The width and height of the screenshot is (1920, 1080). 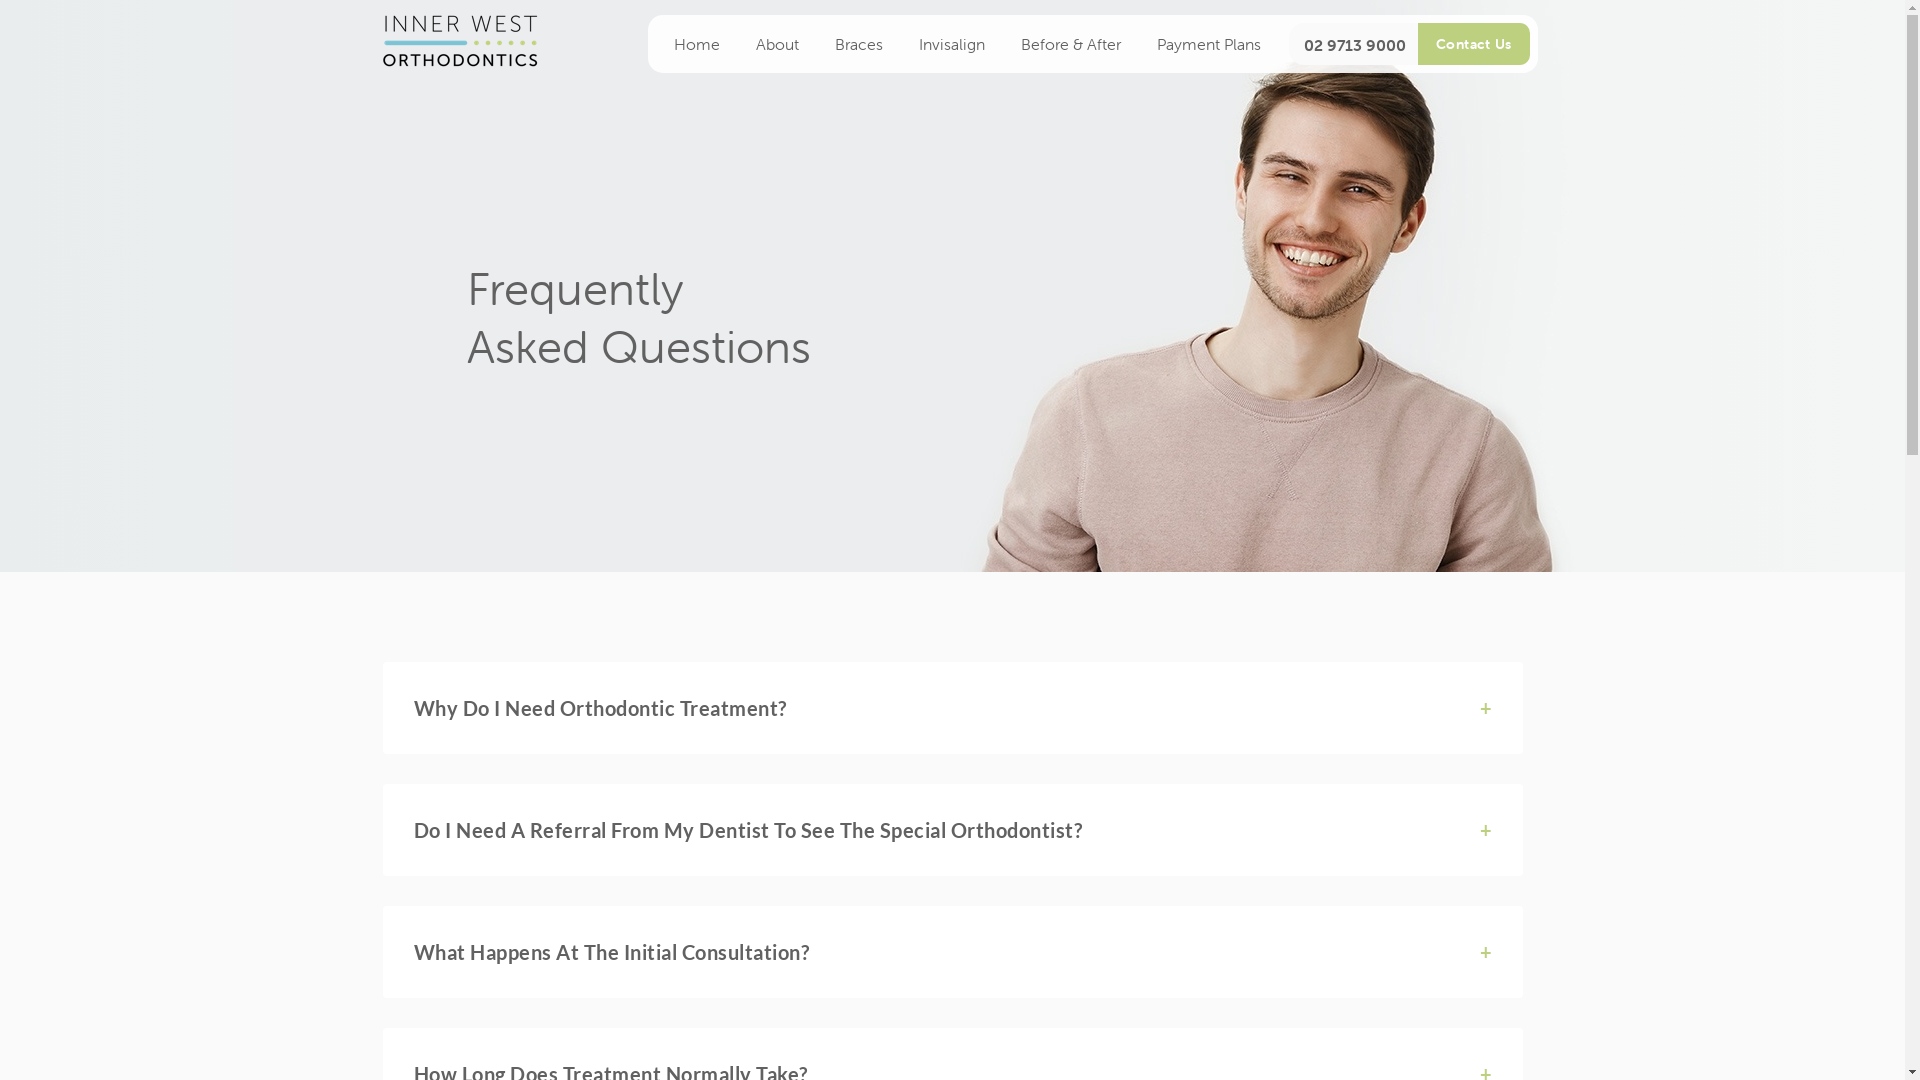 I want to click on 'Contact Us', so click(x=1473, y=43).